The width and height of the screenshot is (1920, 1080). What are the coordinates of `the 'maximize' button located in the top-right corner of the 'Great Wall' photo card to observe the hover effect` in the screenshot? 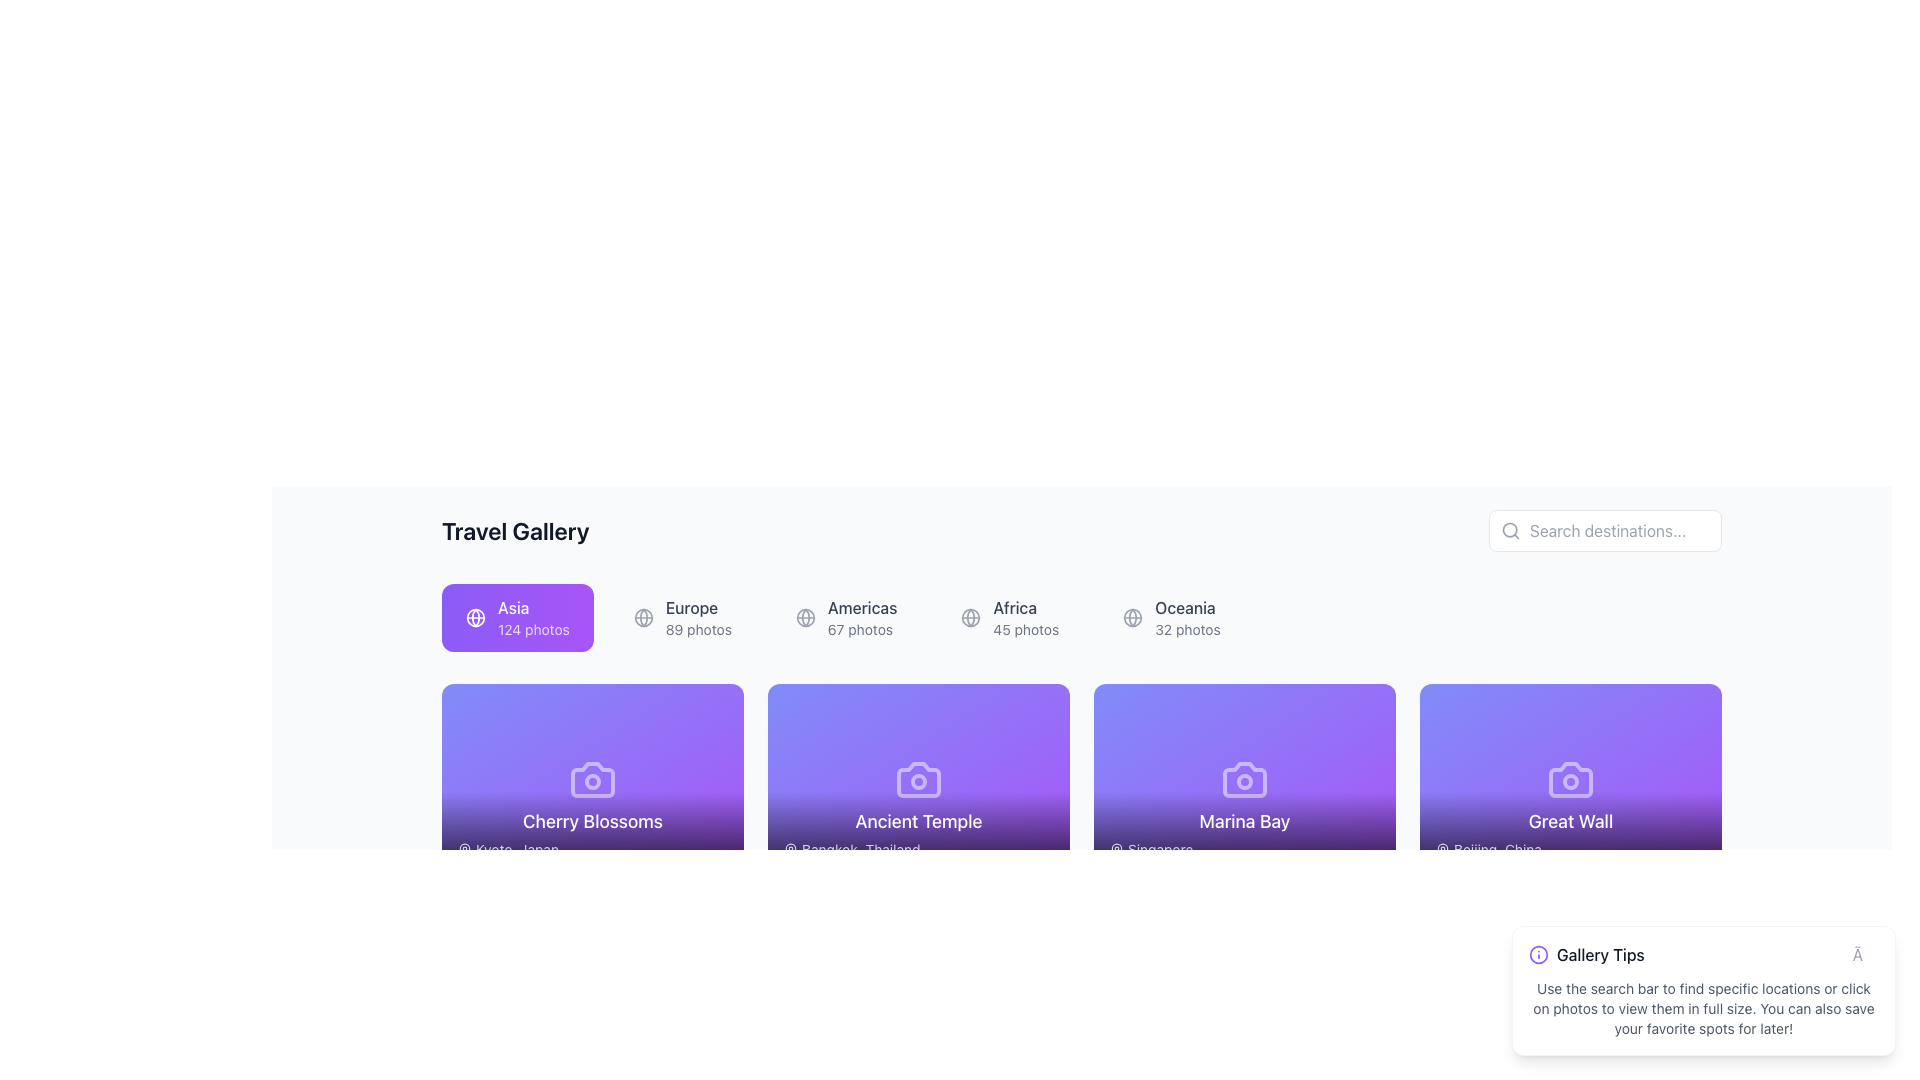 It's located at (1688, 716).